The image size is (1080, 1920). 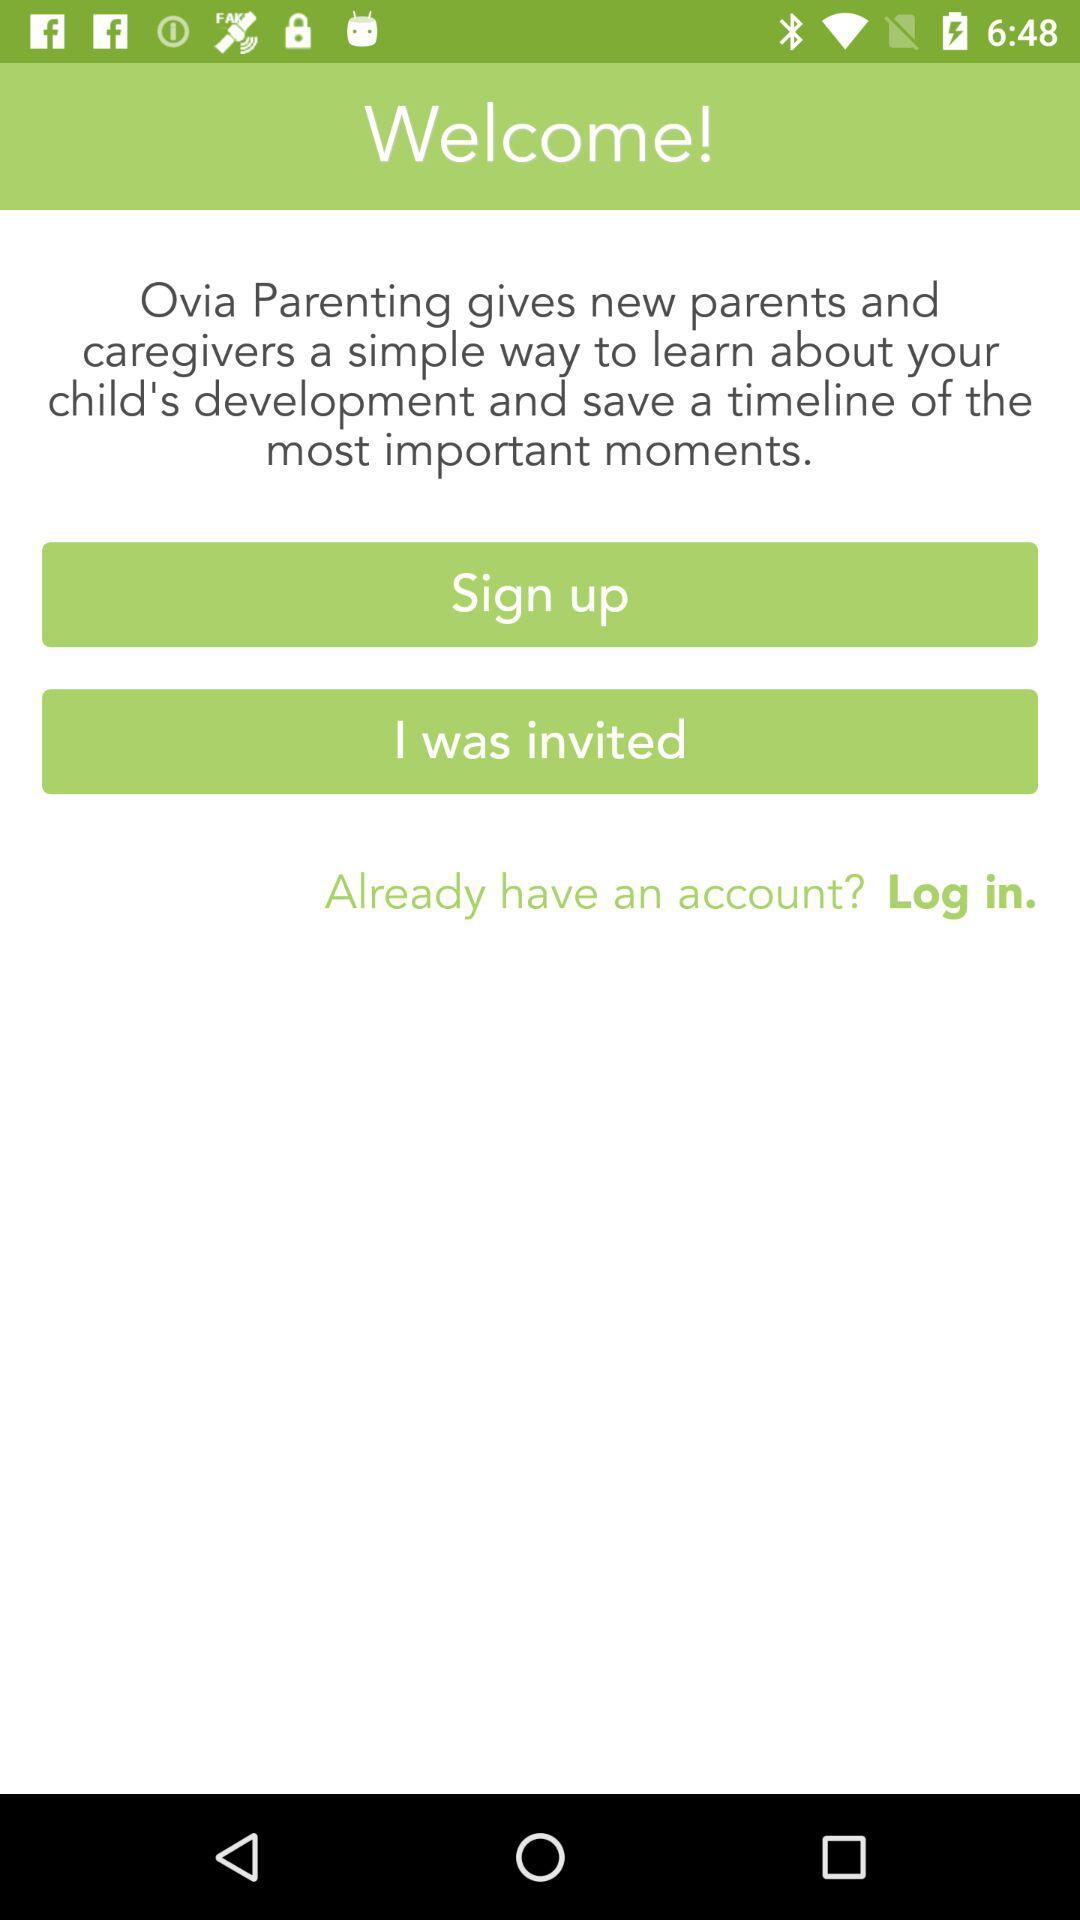 What do you see at coordinates (540, 740) in the screenshot?
I see `the icon above the log in. item` at bounding box center [540, 740].